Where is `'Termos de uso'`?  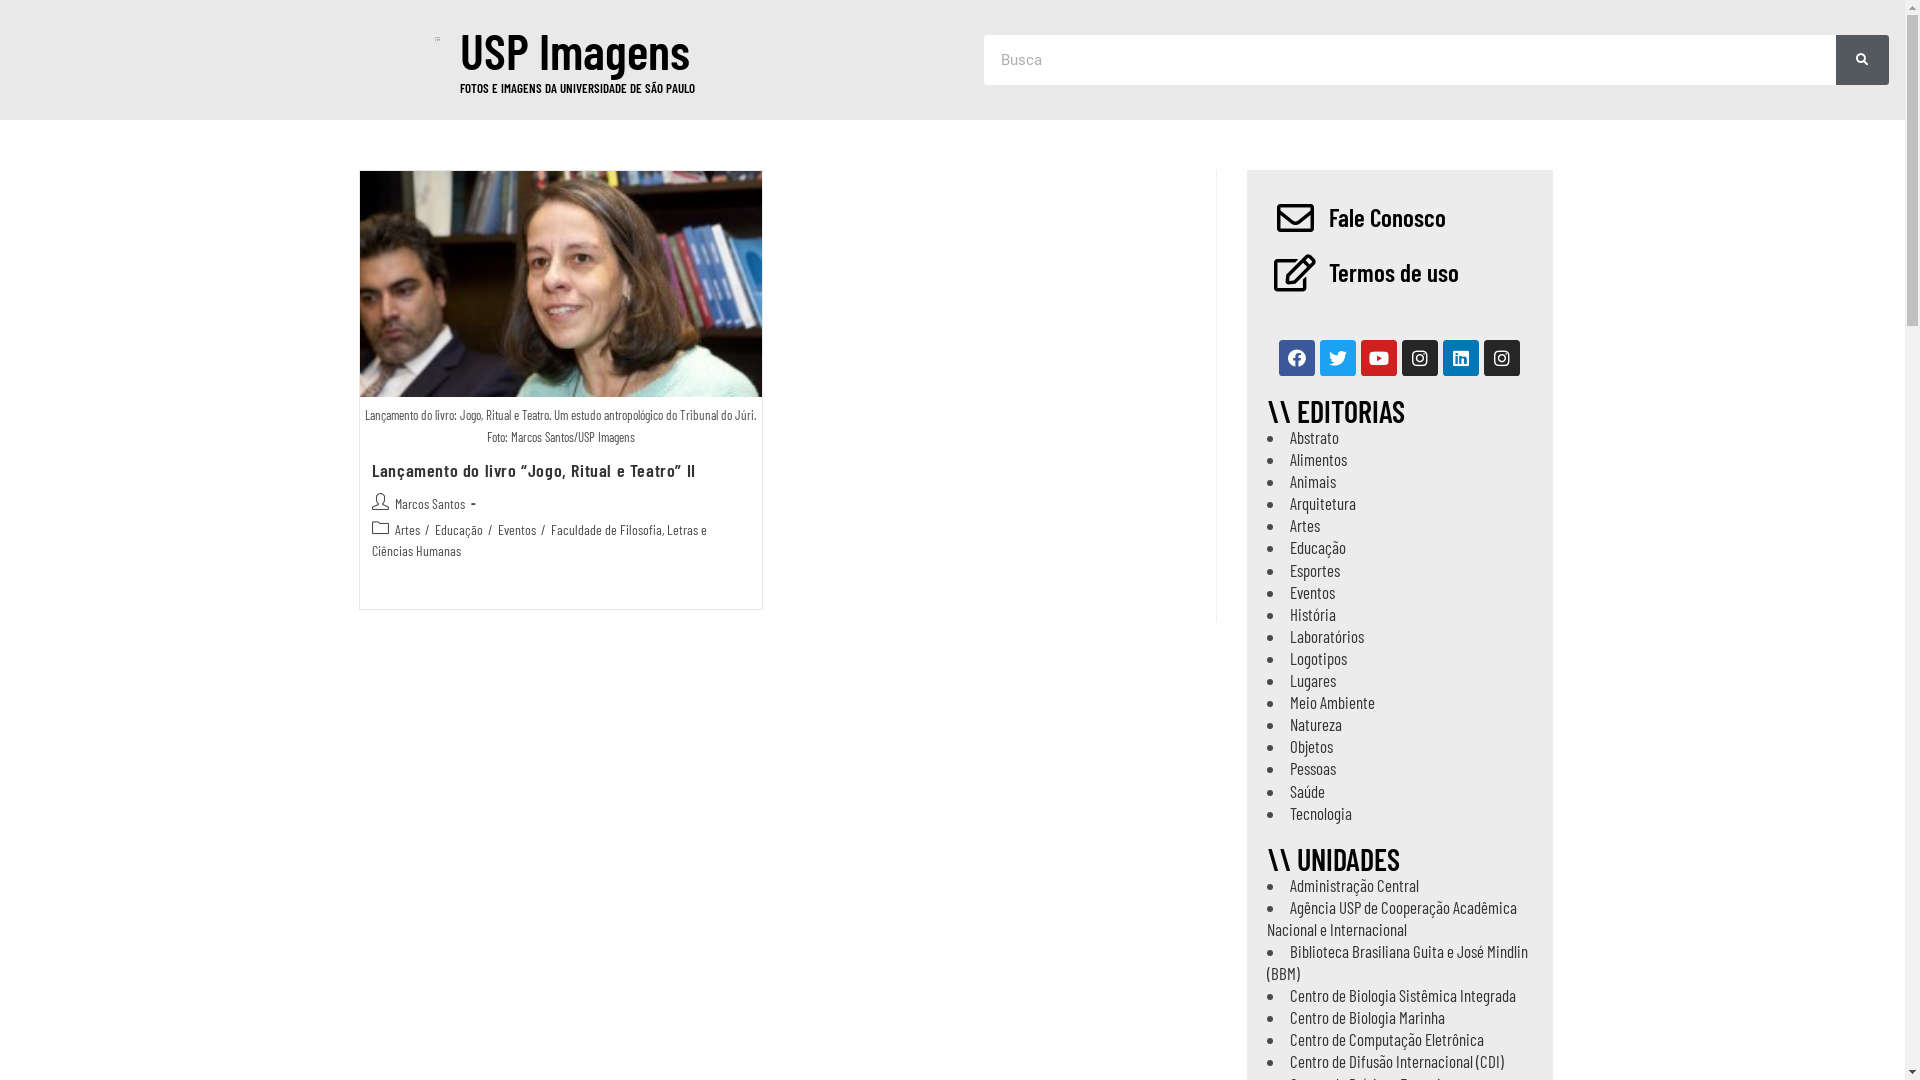
'Termos de uso' is located at coordinates (1391, 272).